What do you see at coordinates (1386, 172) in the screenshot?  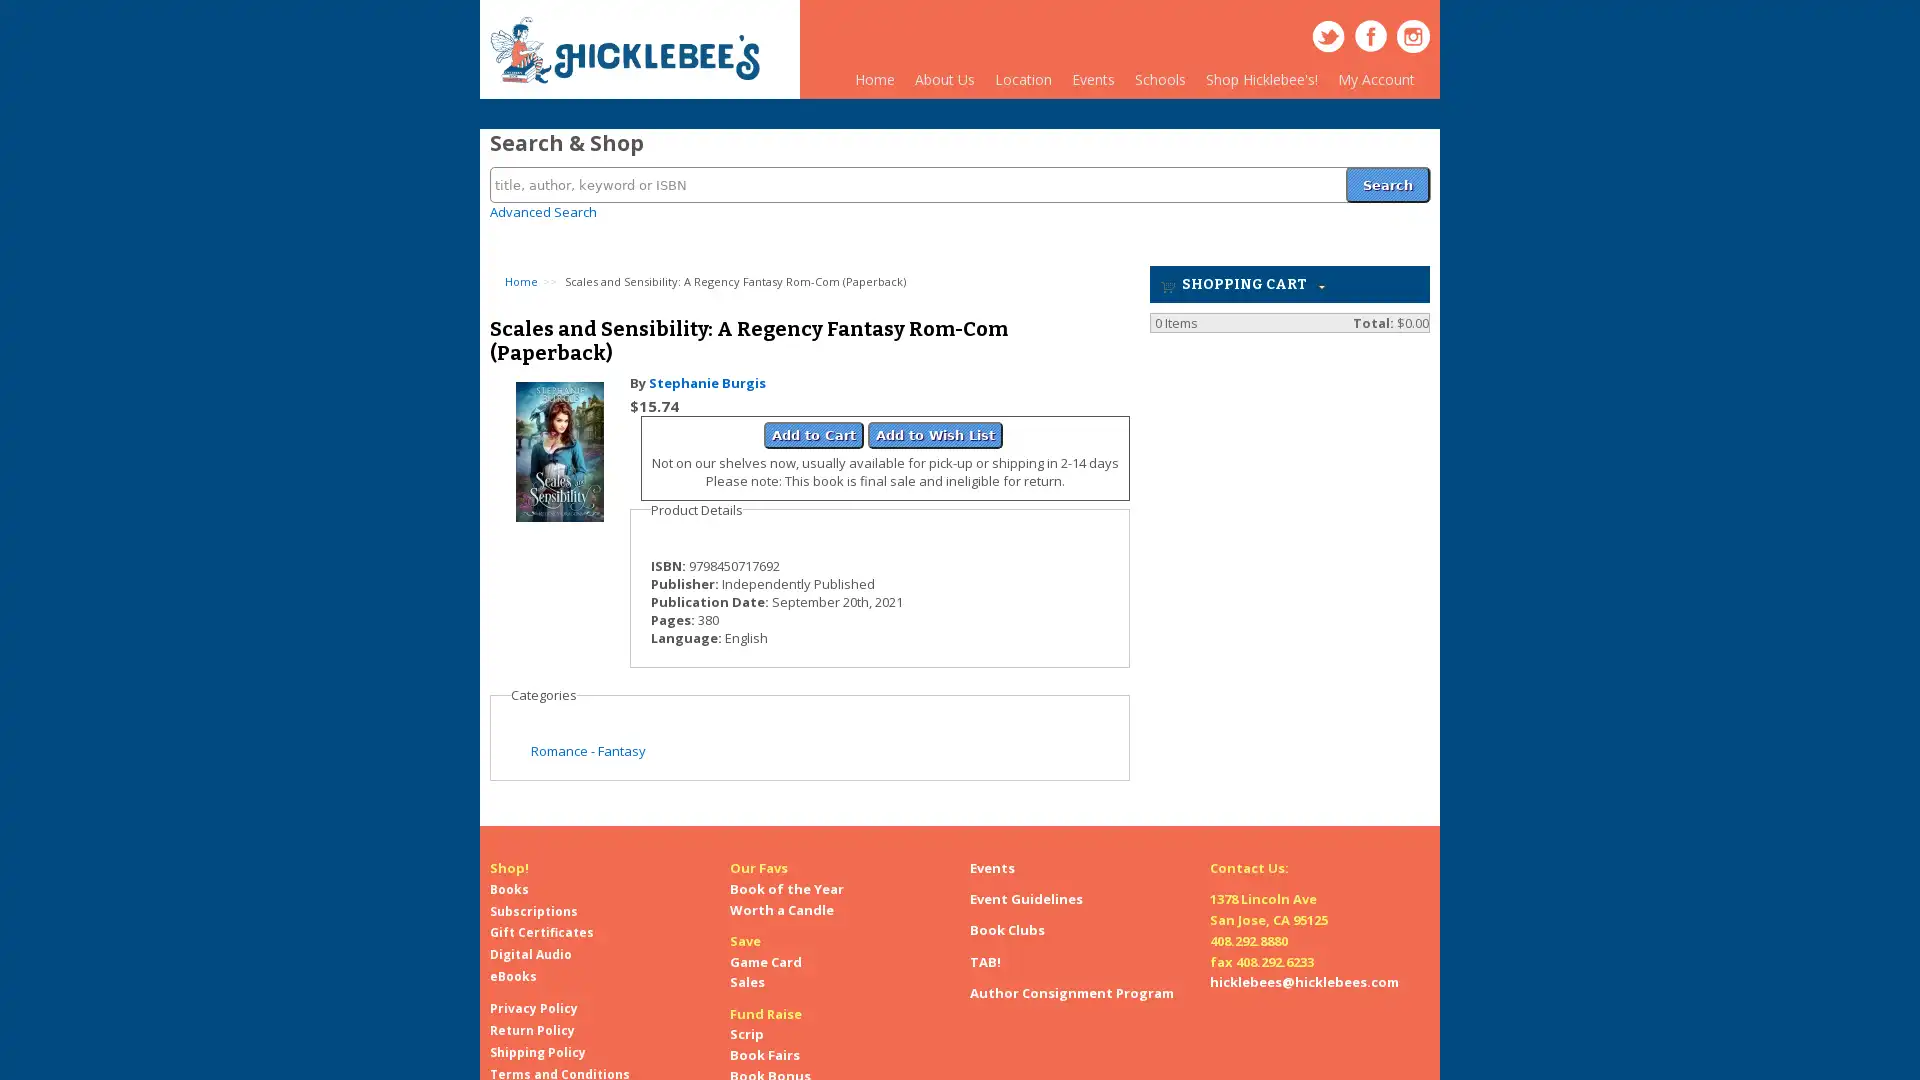 I see `Search` at bounding box center [1386, 172].